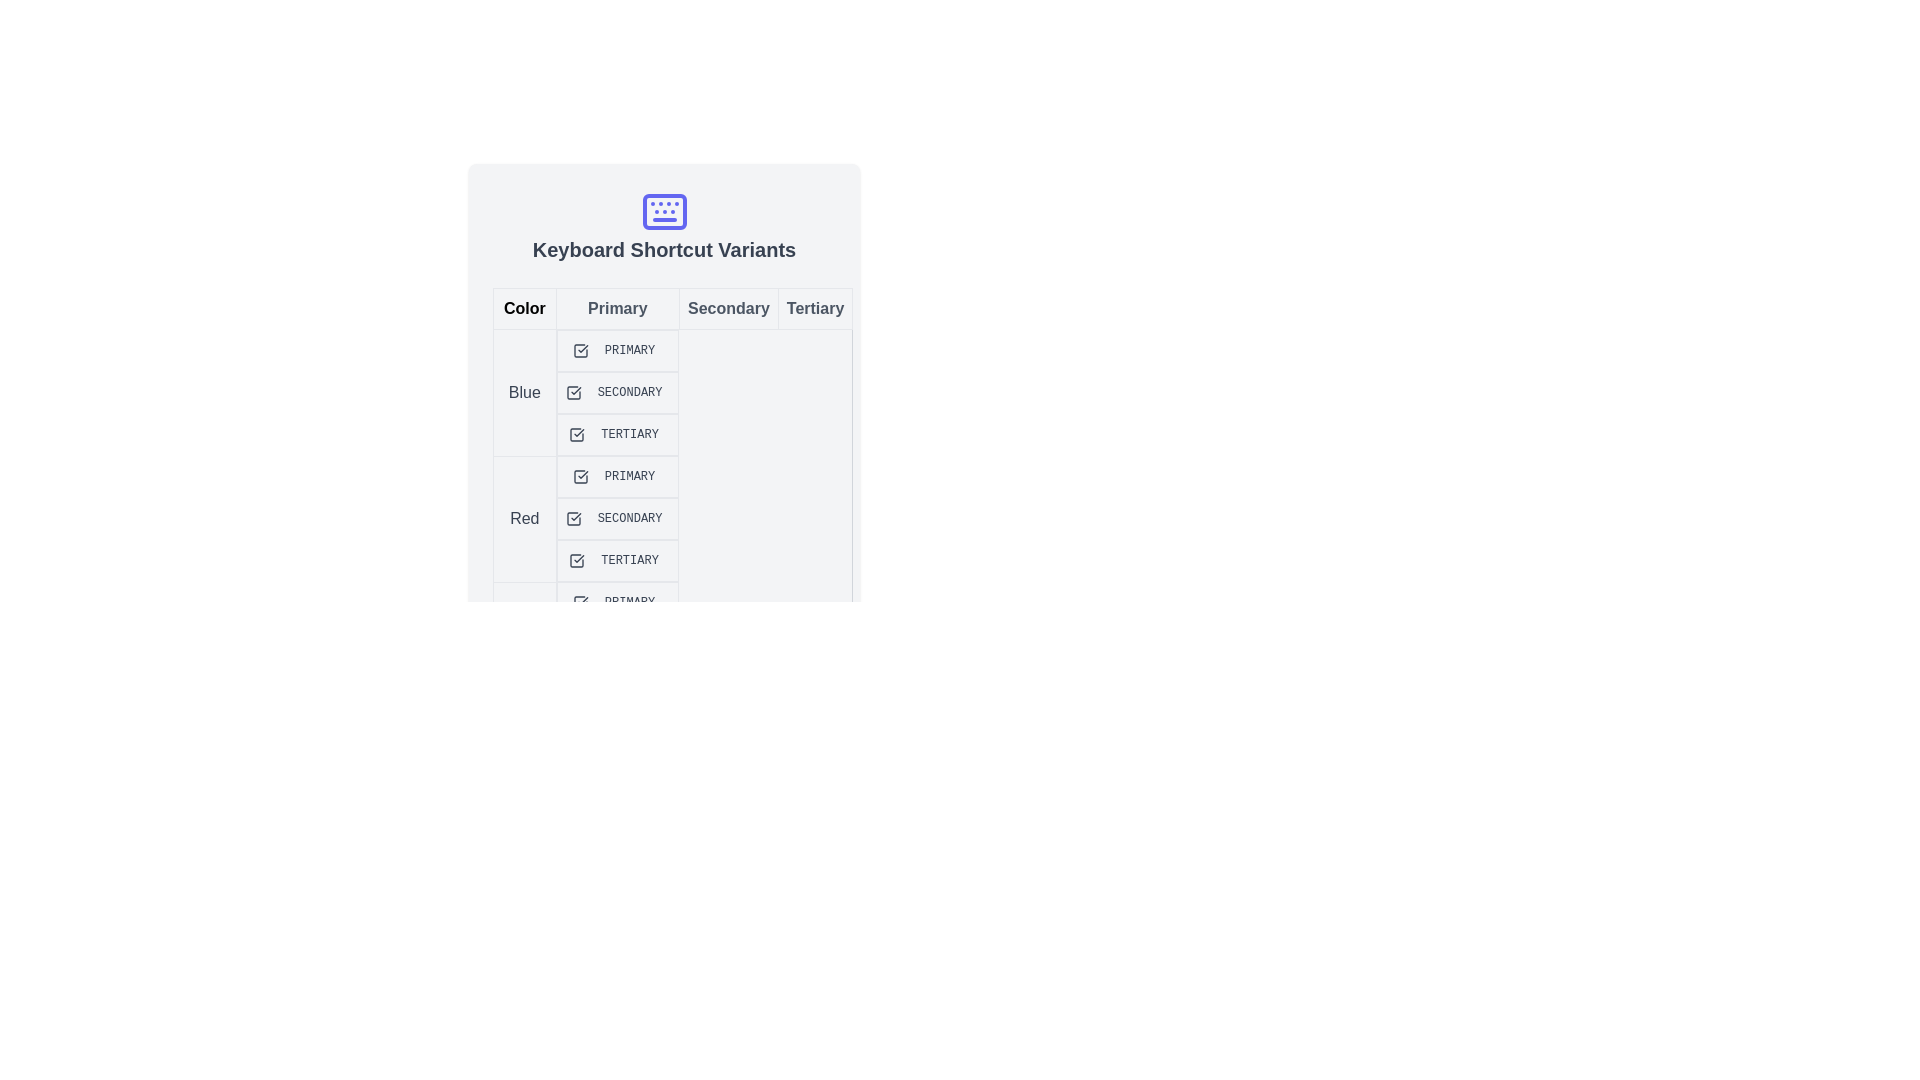 The width and height of the screenshot is (1920, 1080). I want to click on the green checkmark icon located in the 'Red' row under the 'Primary' column, which is positioned to the left of the text 'Primary', so click(579, 601).